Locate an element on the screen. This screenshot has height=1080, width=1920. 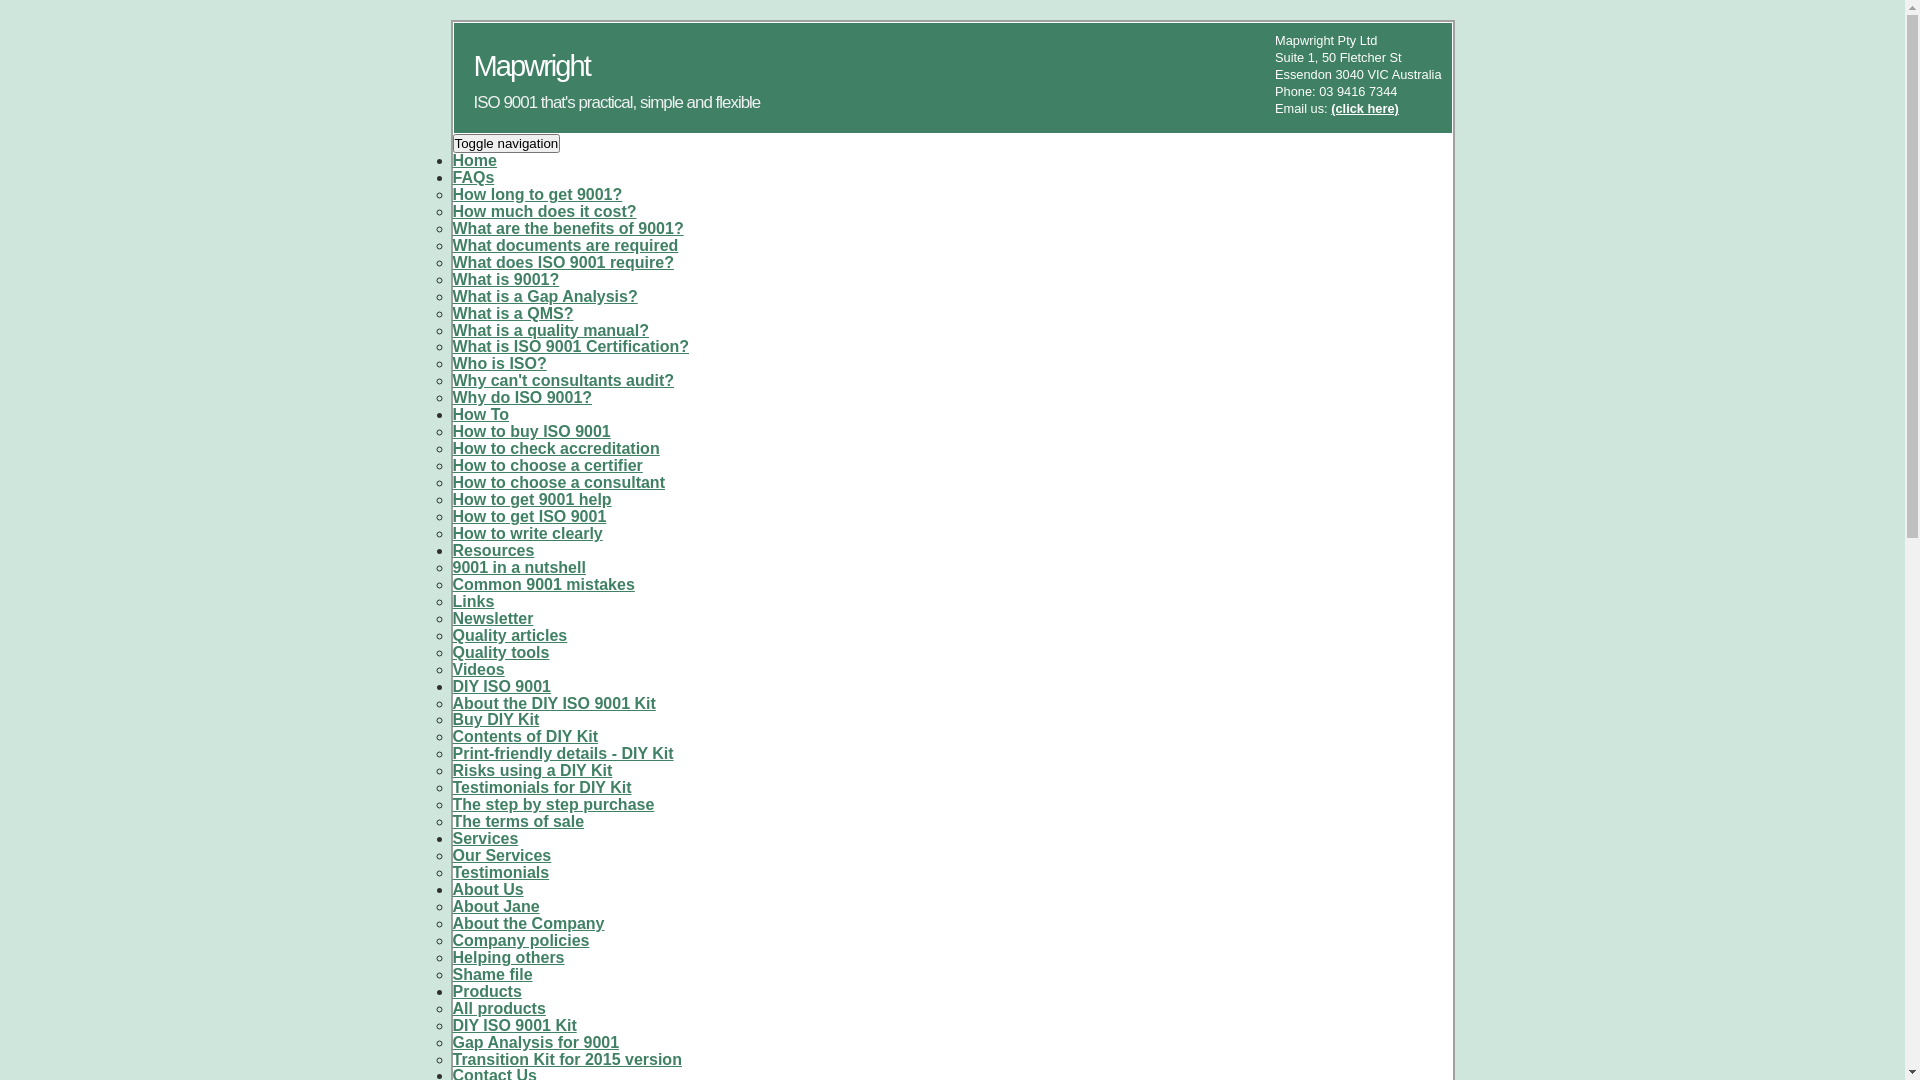
'Gap Analysis for 9001' is located at coordinates (535, 1041).